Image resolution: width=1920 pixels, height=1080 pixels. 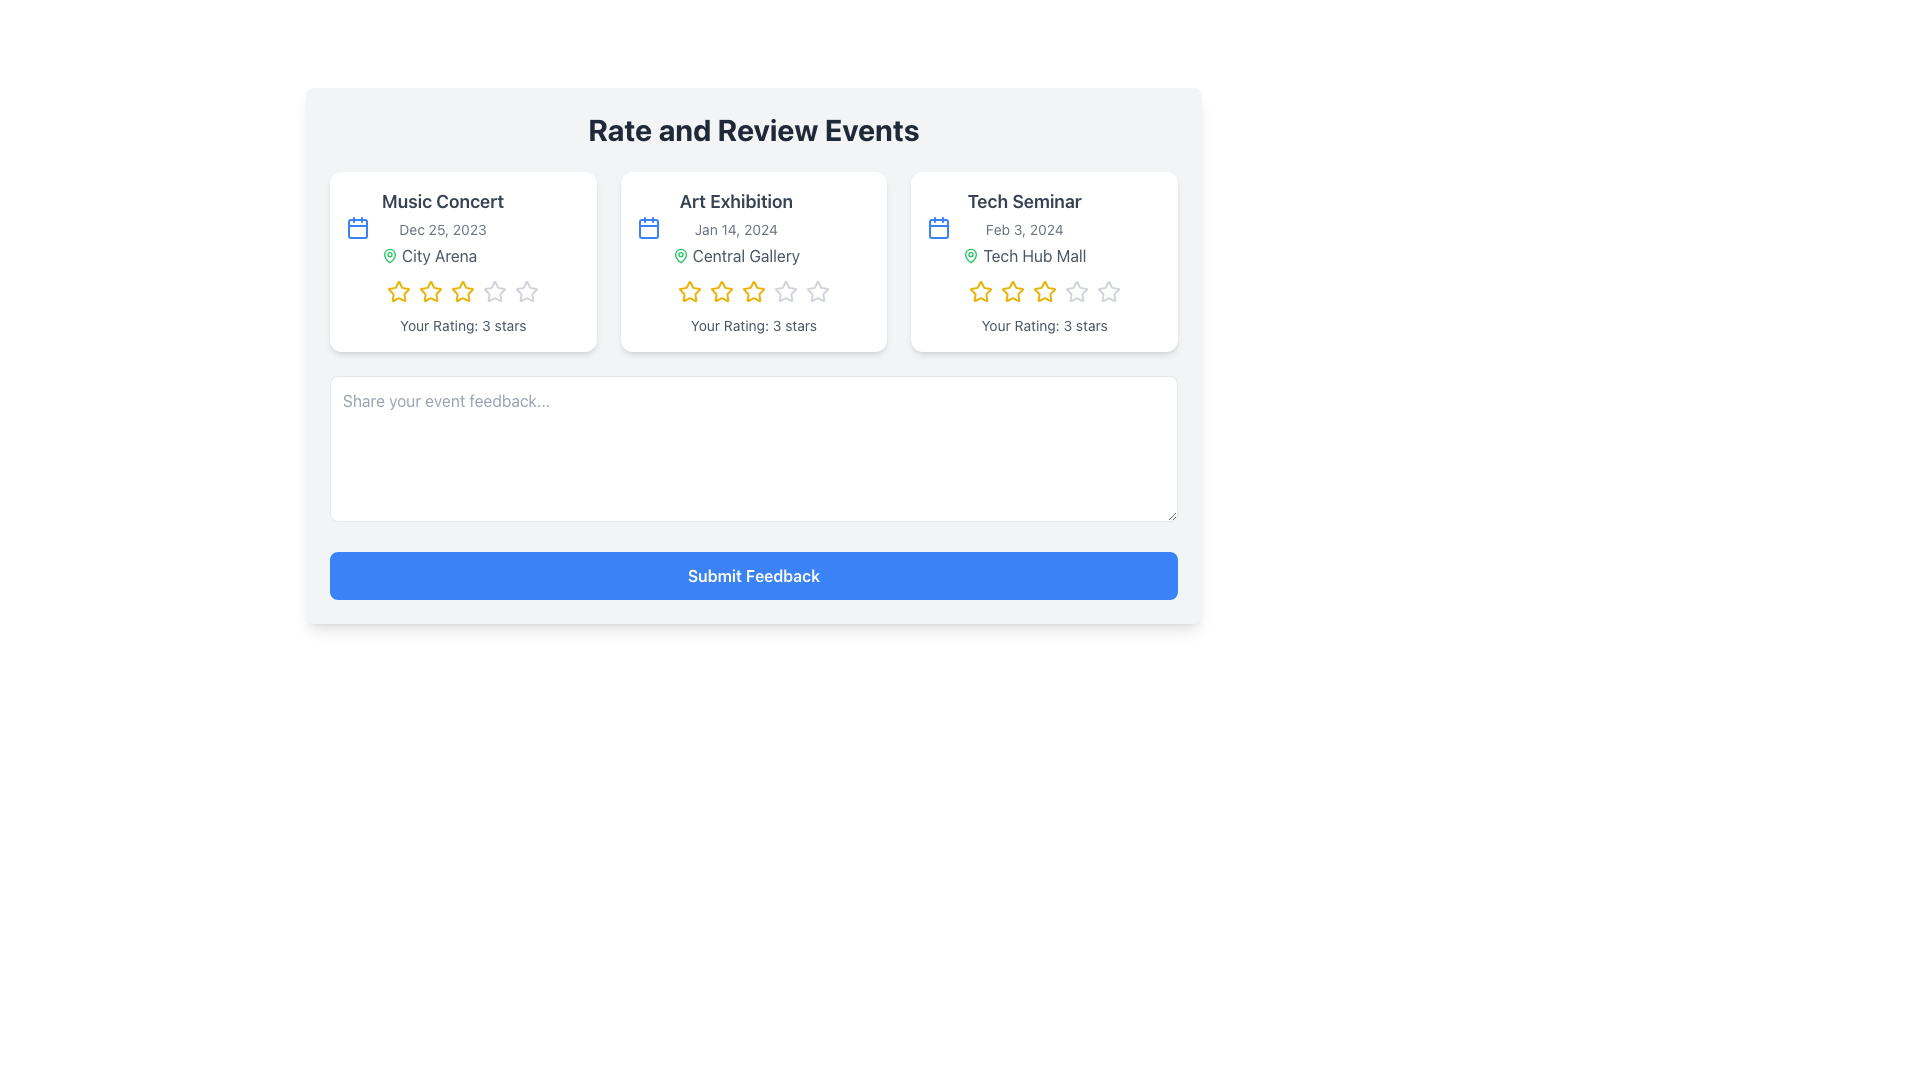 What do you see at coordinates (441, 201) in the screenshot?
I see `the 'Music Concert' text label, which is part of the event details card, positioned at the top of the card above the date and venue` at bounding box center [441, 201].